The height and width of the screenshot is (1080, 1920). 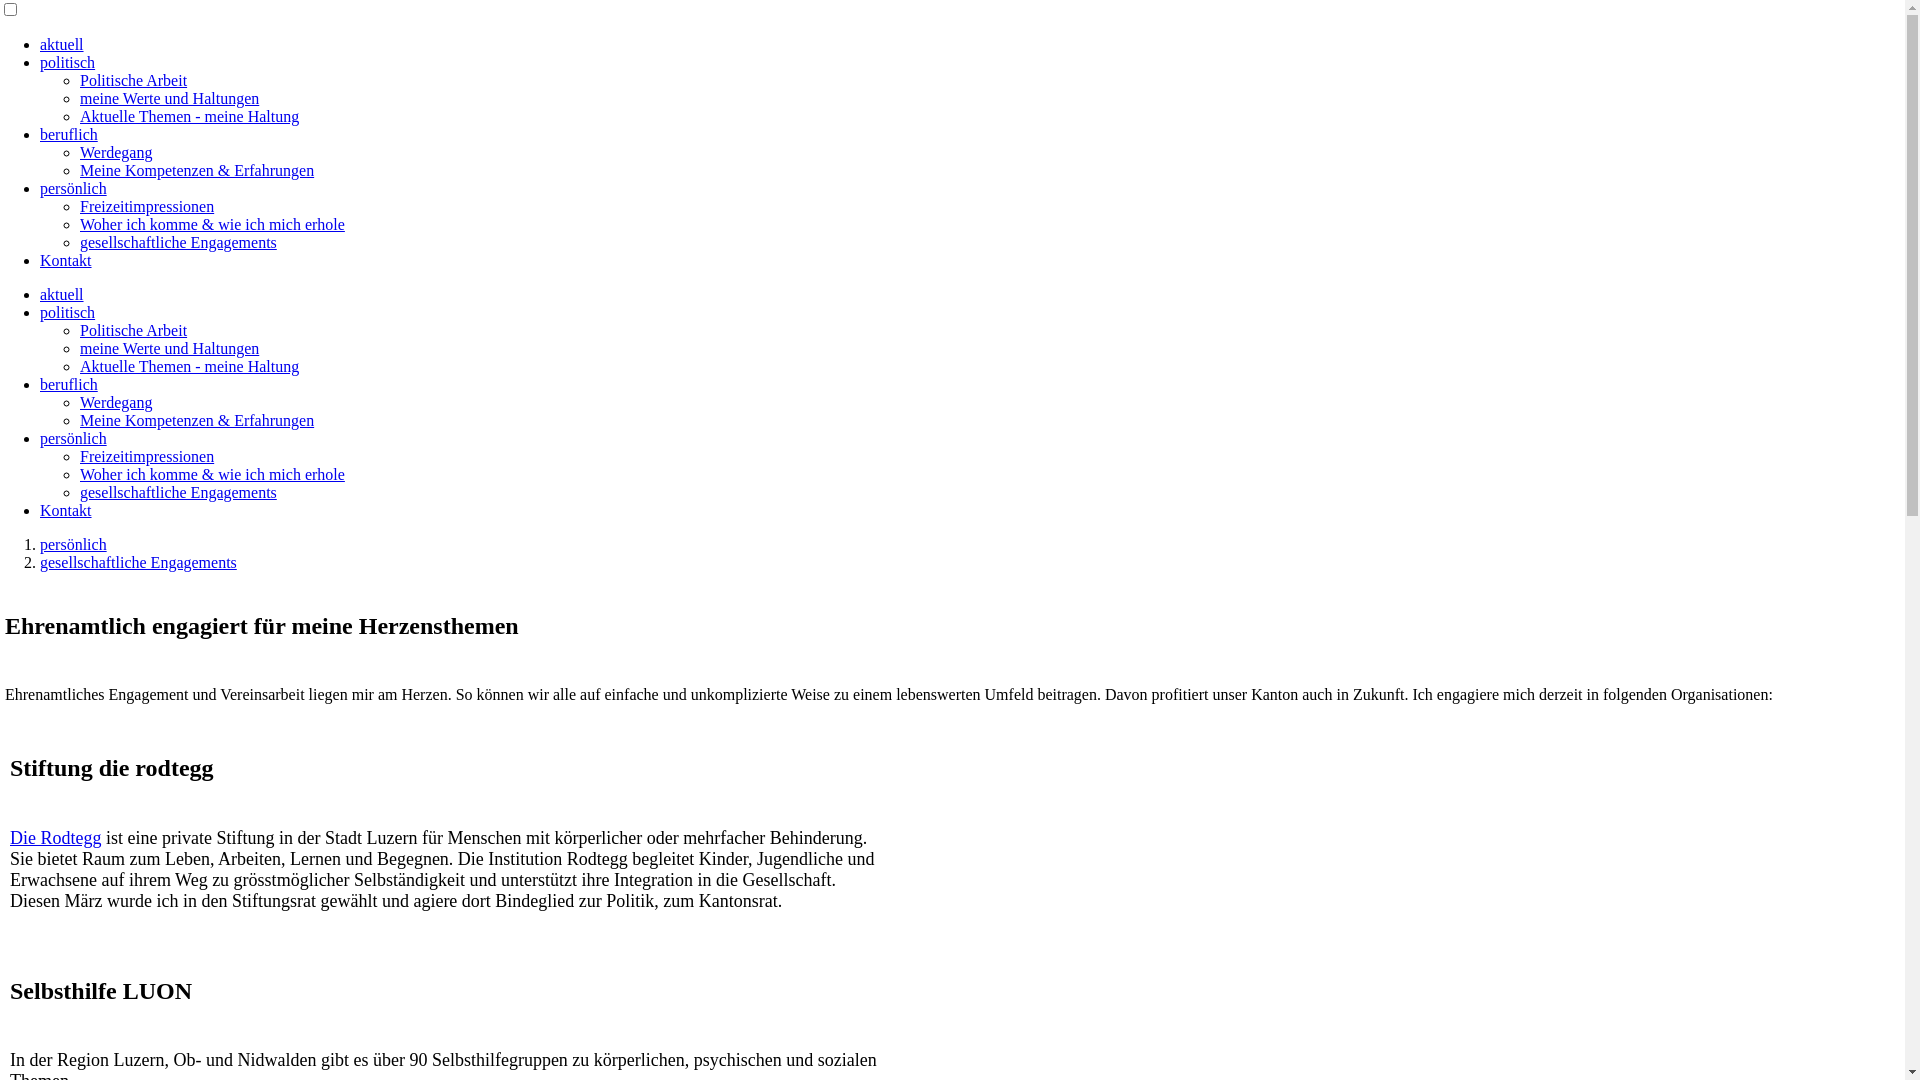 I want to click on 'beruflich', so click(x=68, y=384).